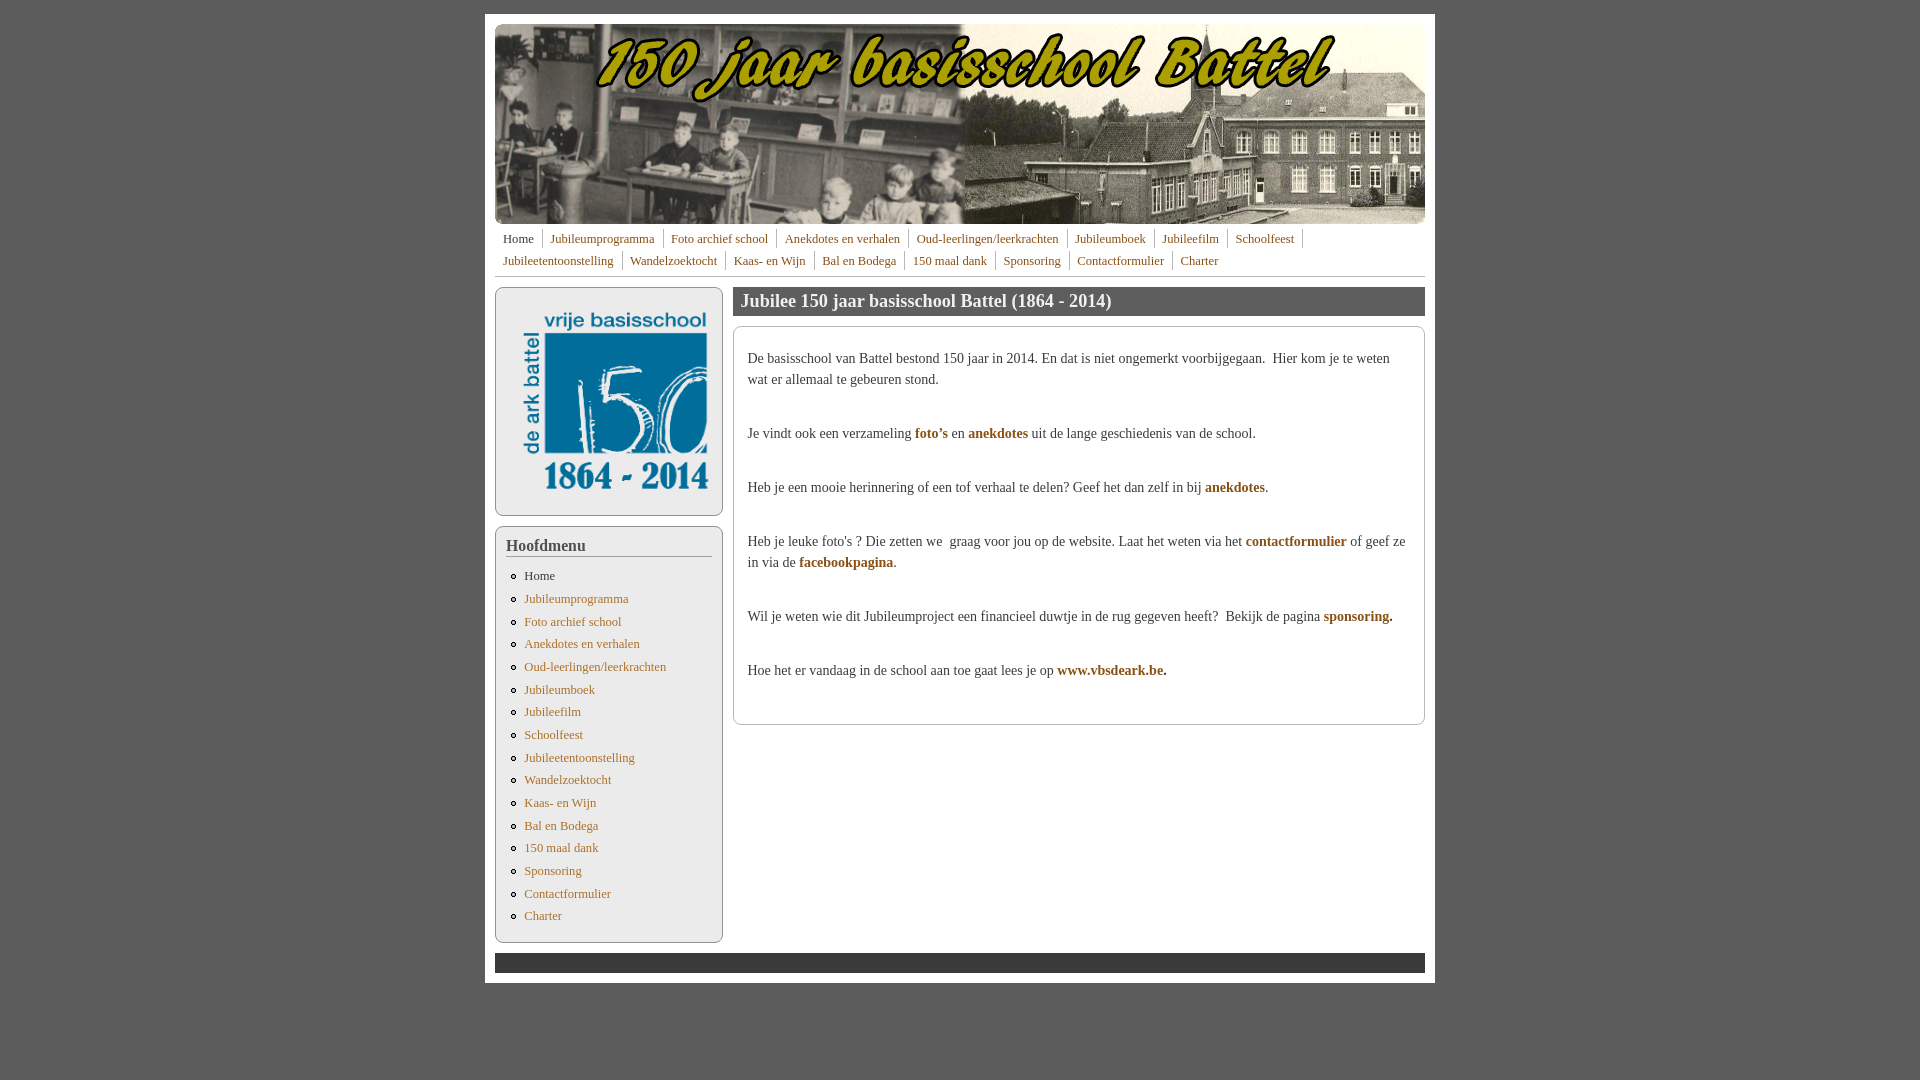 The height and width of the screenshot is (1080, 1920). I want to click on '150 maal dank', so click(560, 848).